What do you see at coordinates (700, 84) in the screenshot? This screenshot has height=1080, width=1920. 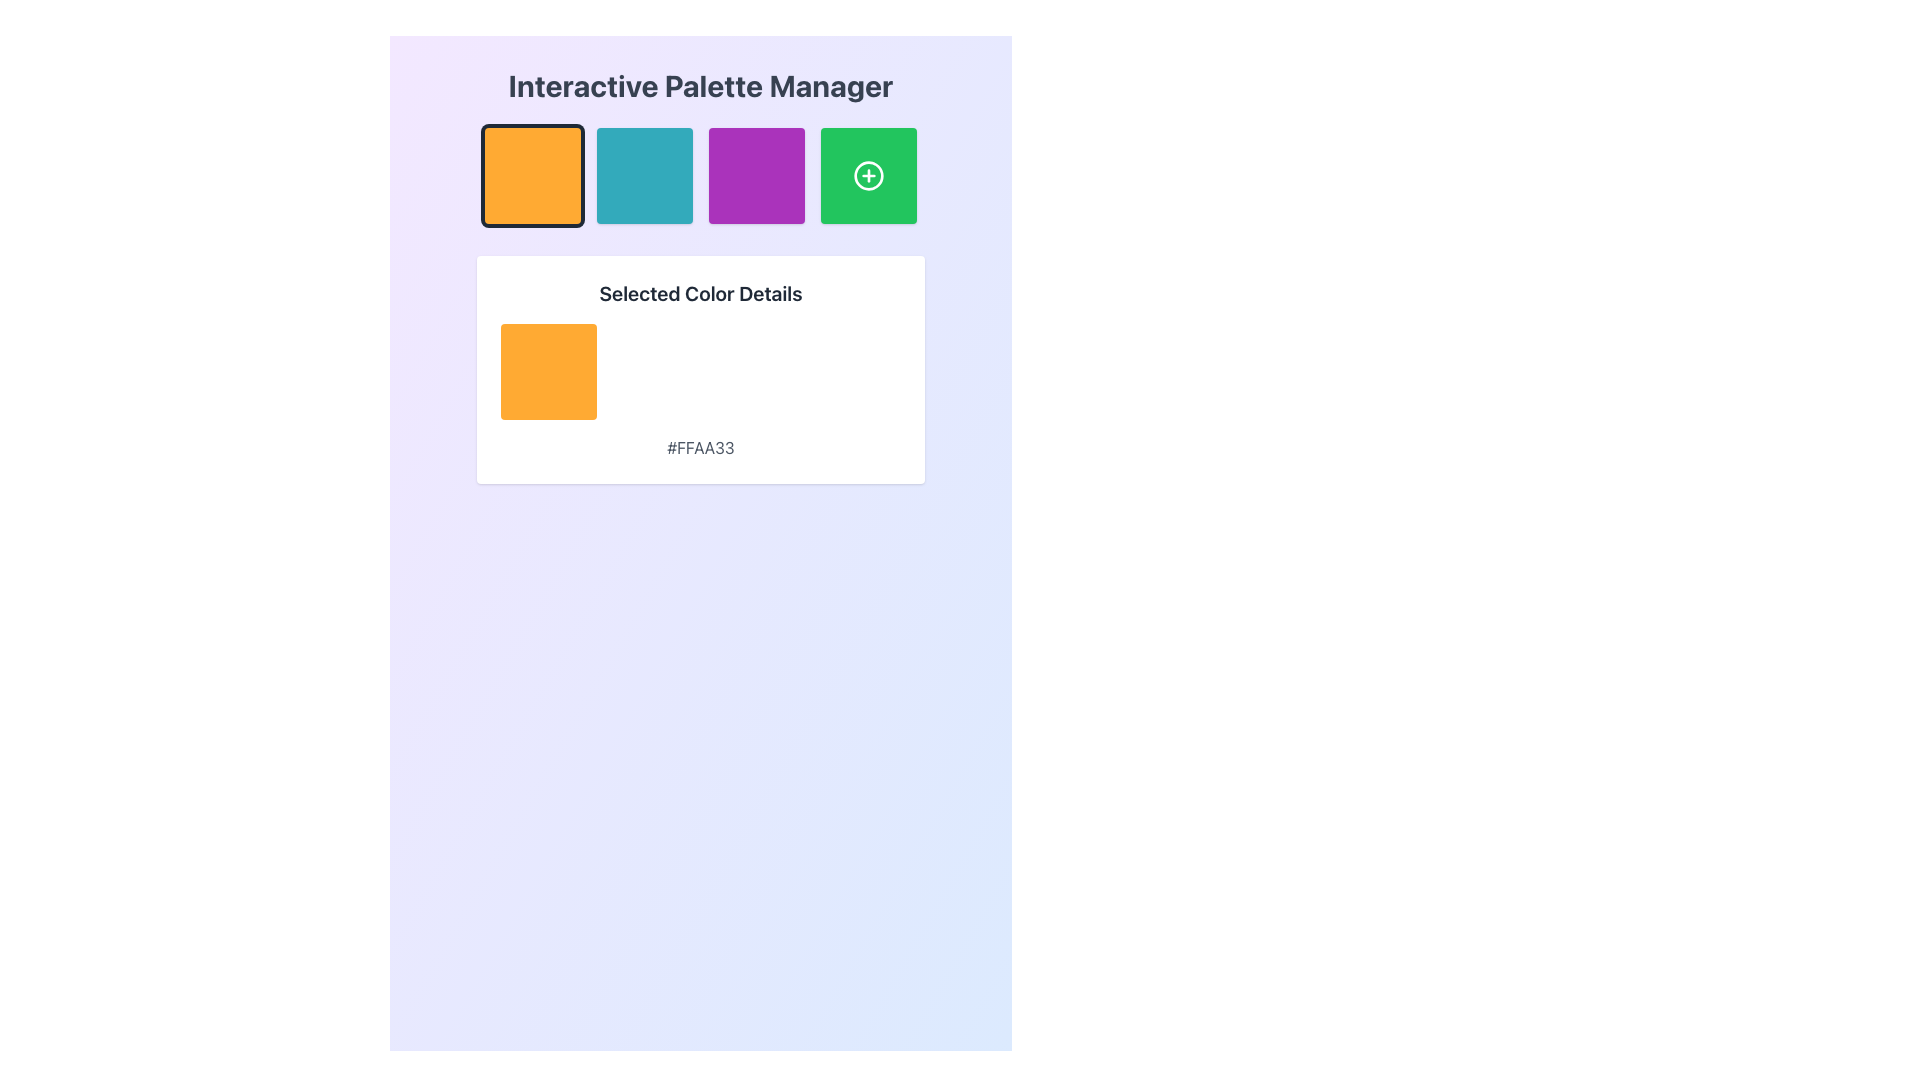 I see `the main title text label displaying 'Interactive Palette Manager', which is positioned at the top center of the interface` at bounding box center [700, 84].